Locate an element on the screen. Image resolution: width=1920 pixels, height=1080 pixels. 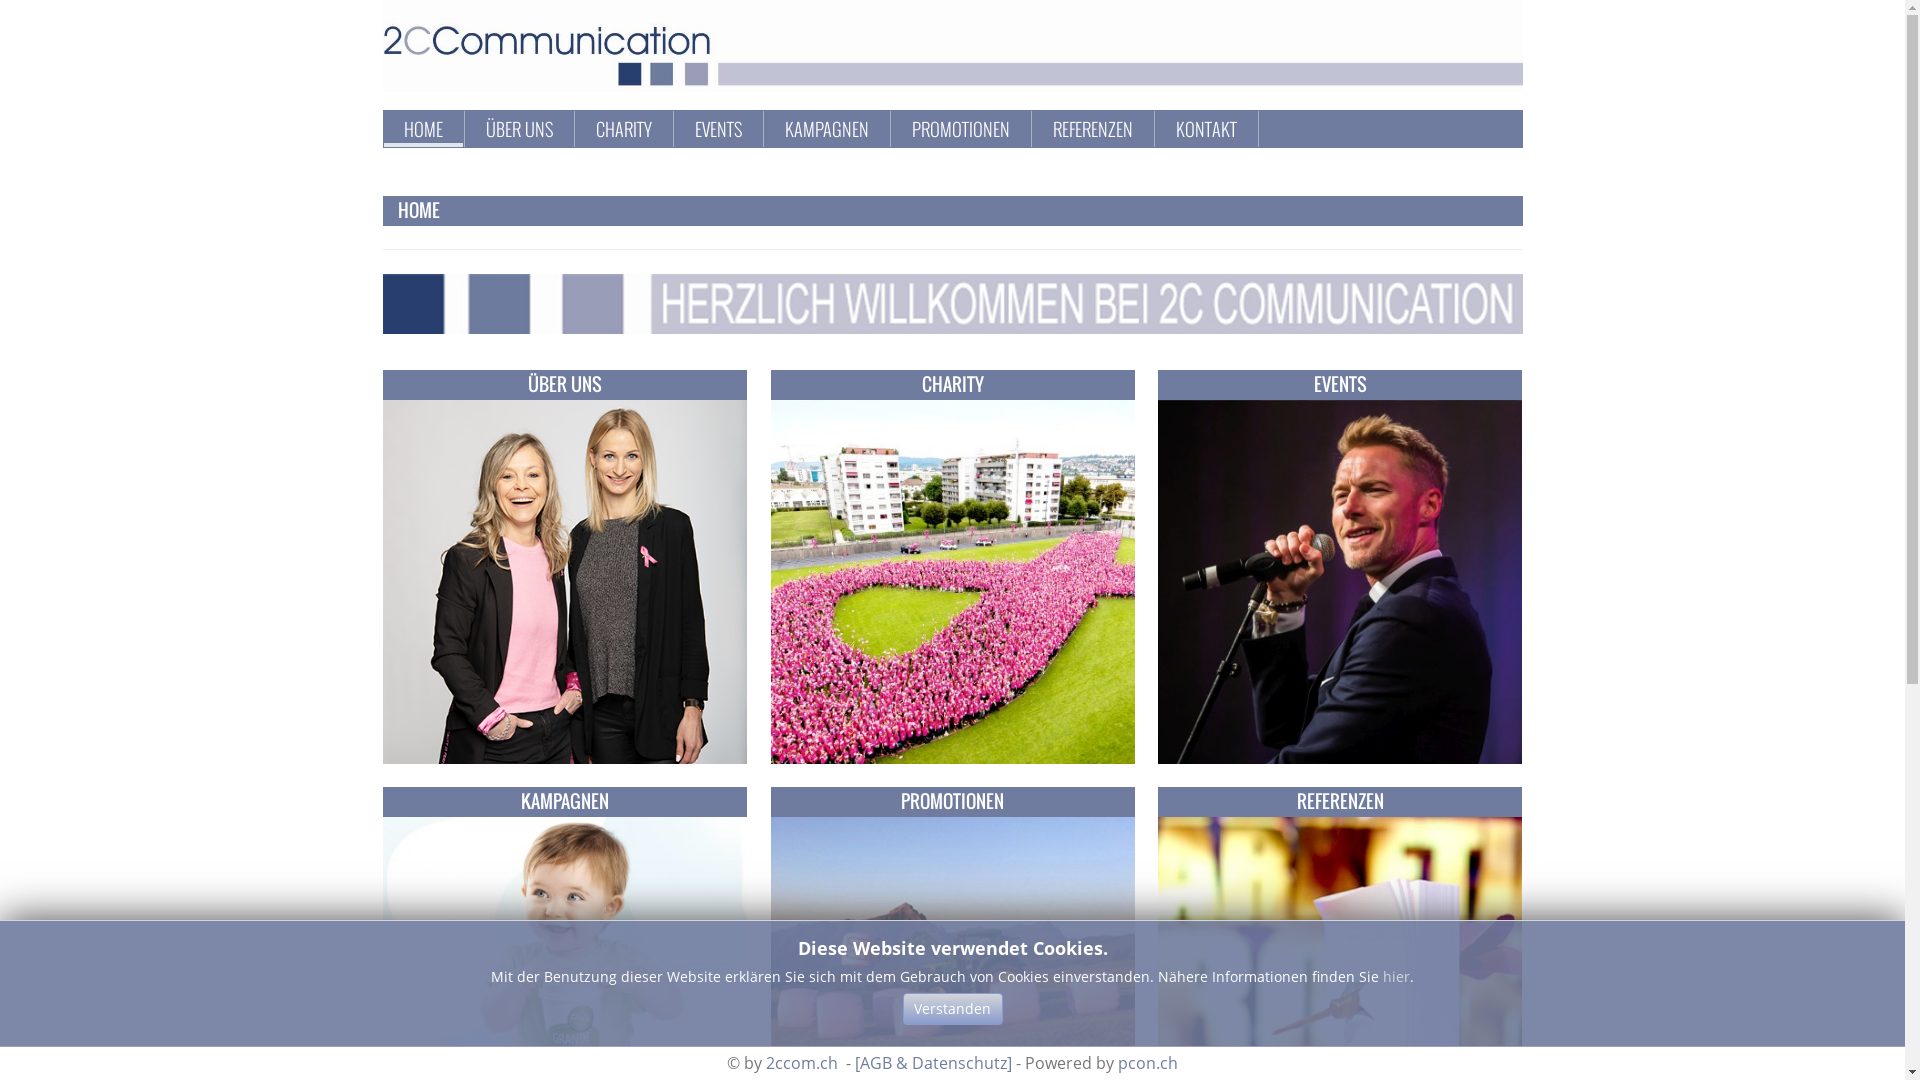
'KONTAKT' is located at coordinates (1205, 128).